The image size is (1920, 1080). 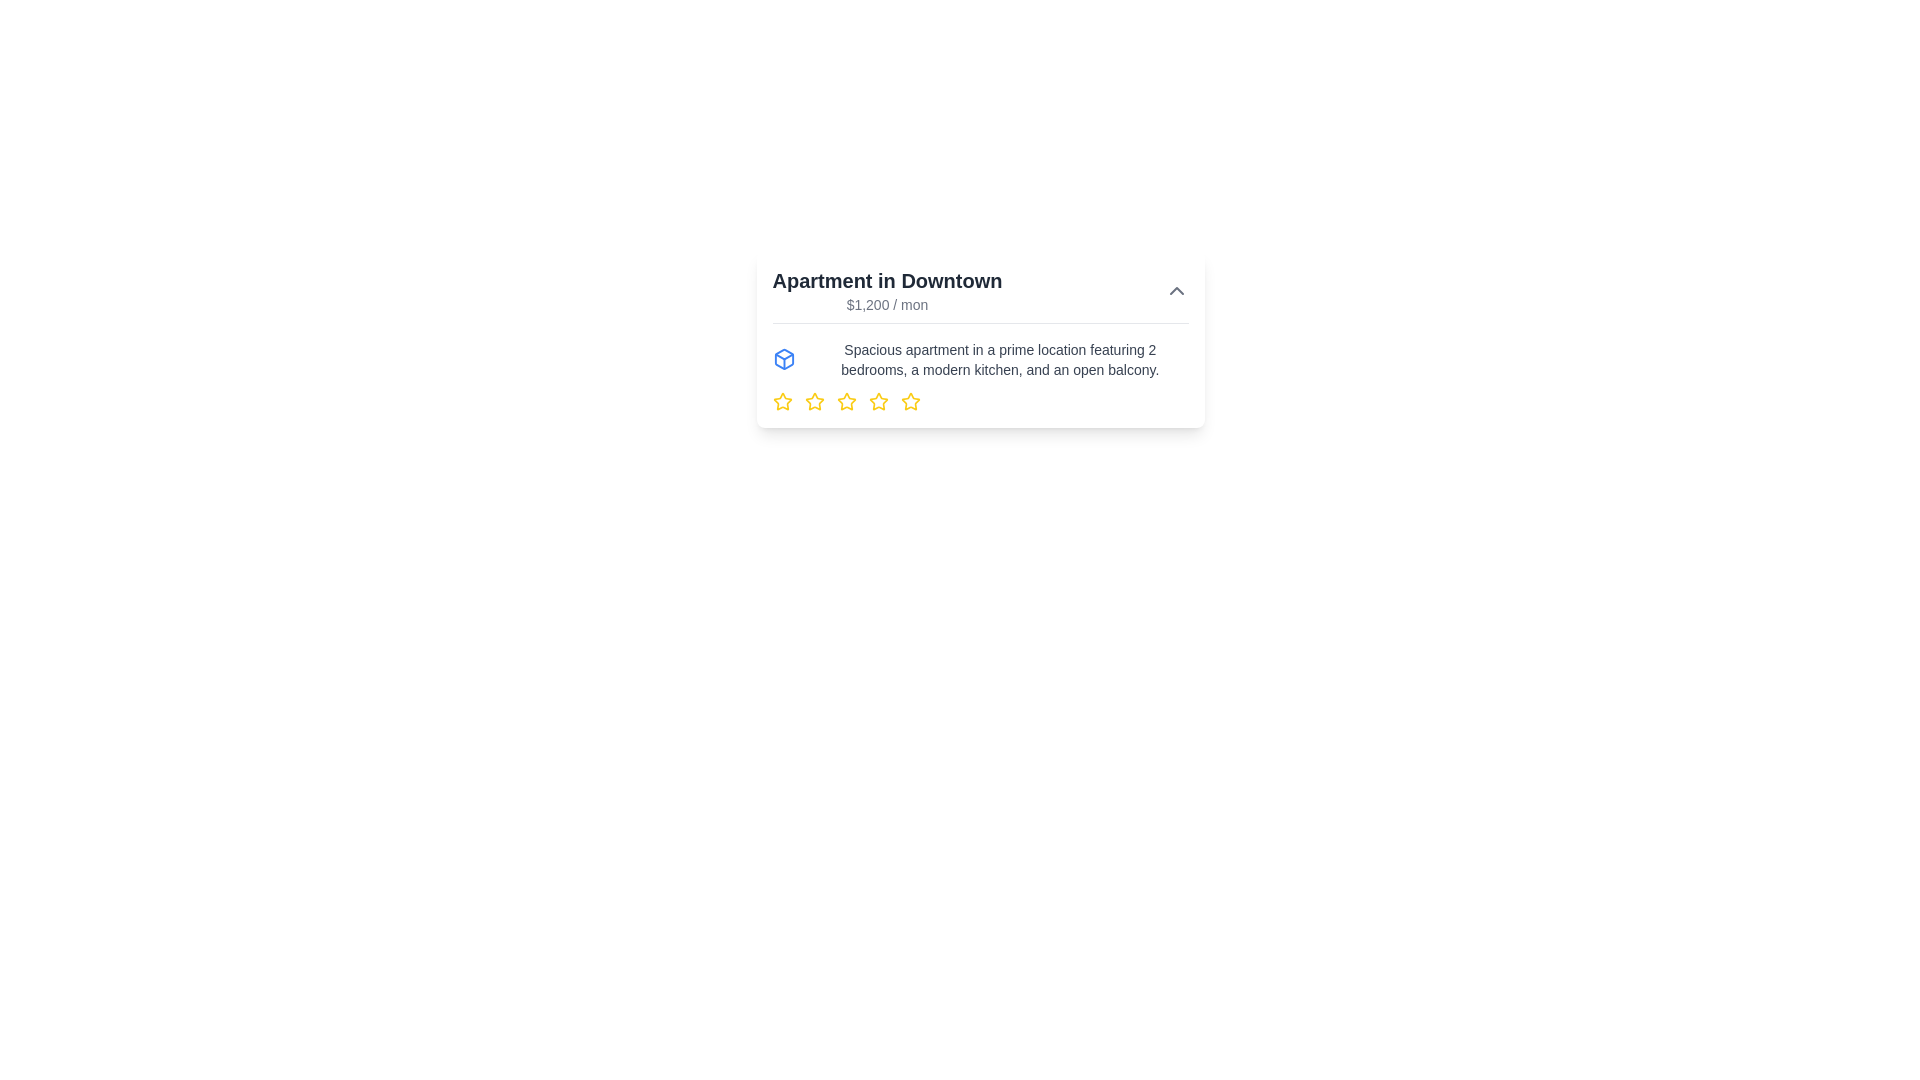 I want to click on the sixth star icon in the horizontal sequence of rating components, so click(x=878, y=401).